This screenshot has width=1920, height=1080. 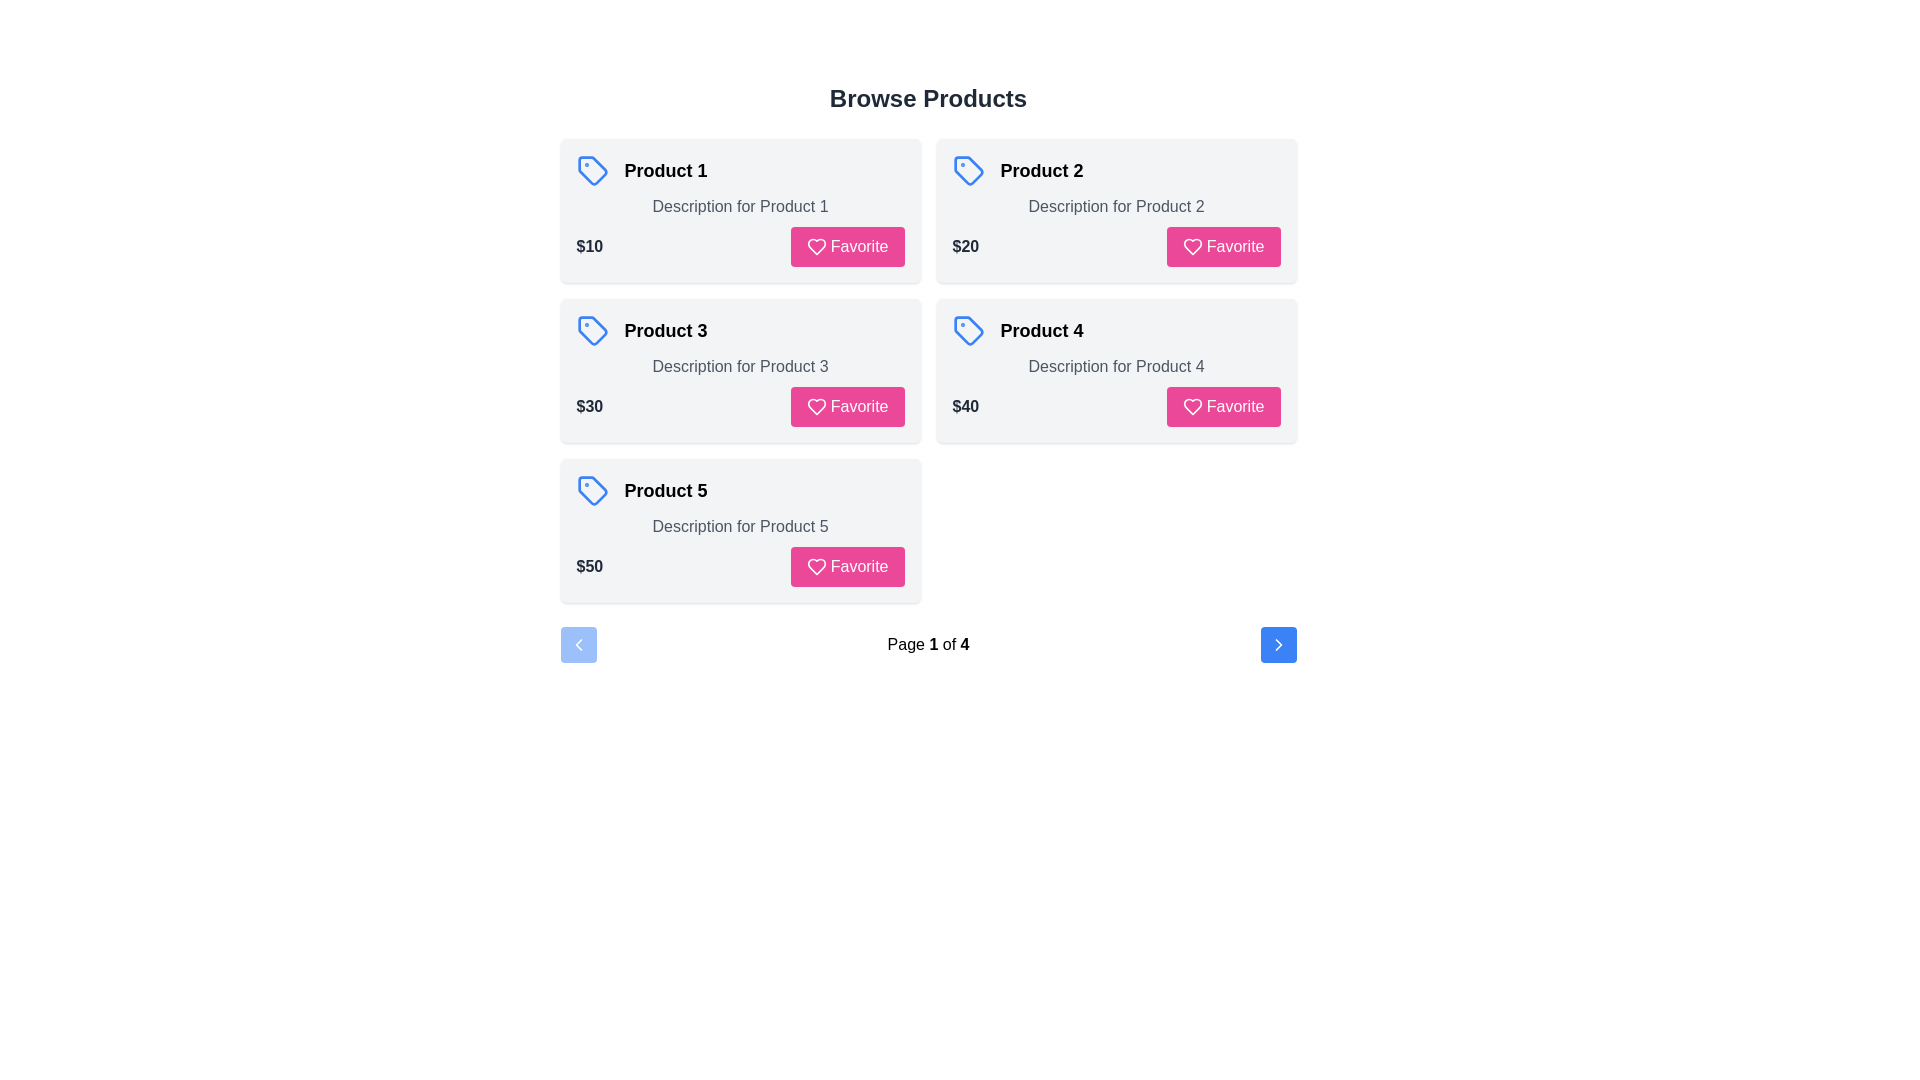 What do you see at coordinates (1277, 644) in the screenshot?
I see `the small rightward-facing arrow icon located at the far right end of the navigation controls, adjacent to the pagination text 'Page 1 of 4'` at bounding box center [1277, 644].